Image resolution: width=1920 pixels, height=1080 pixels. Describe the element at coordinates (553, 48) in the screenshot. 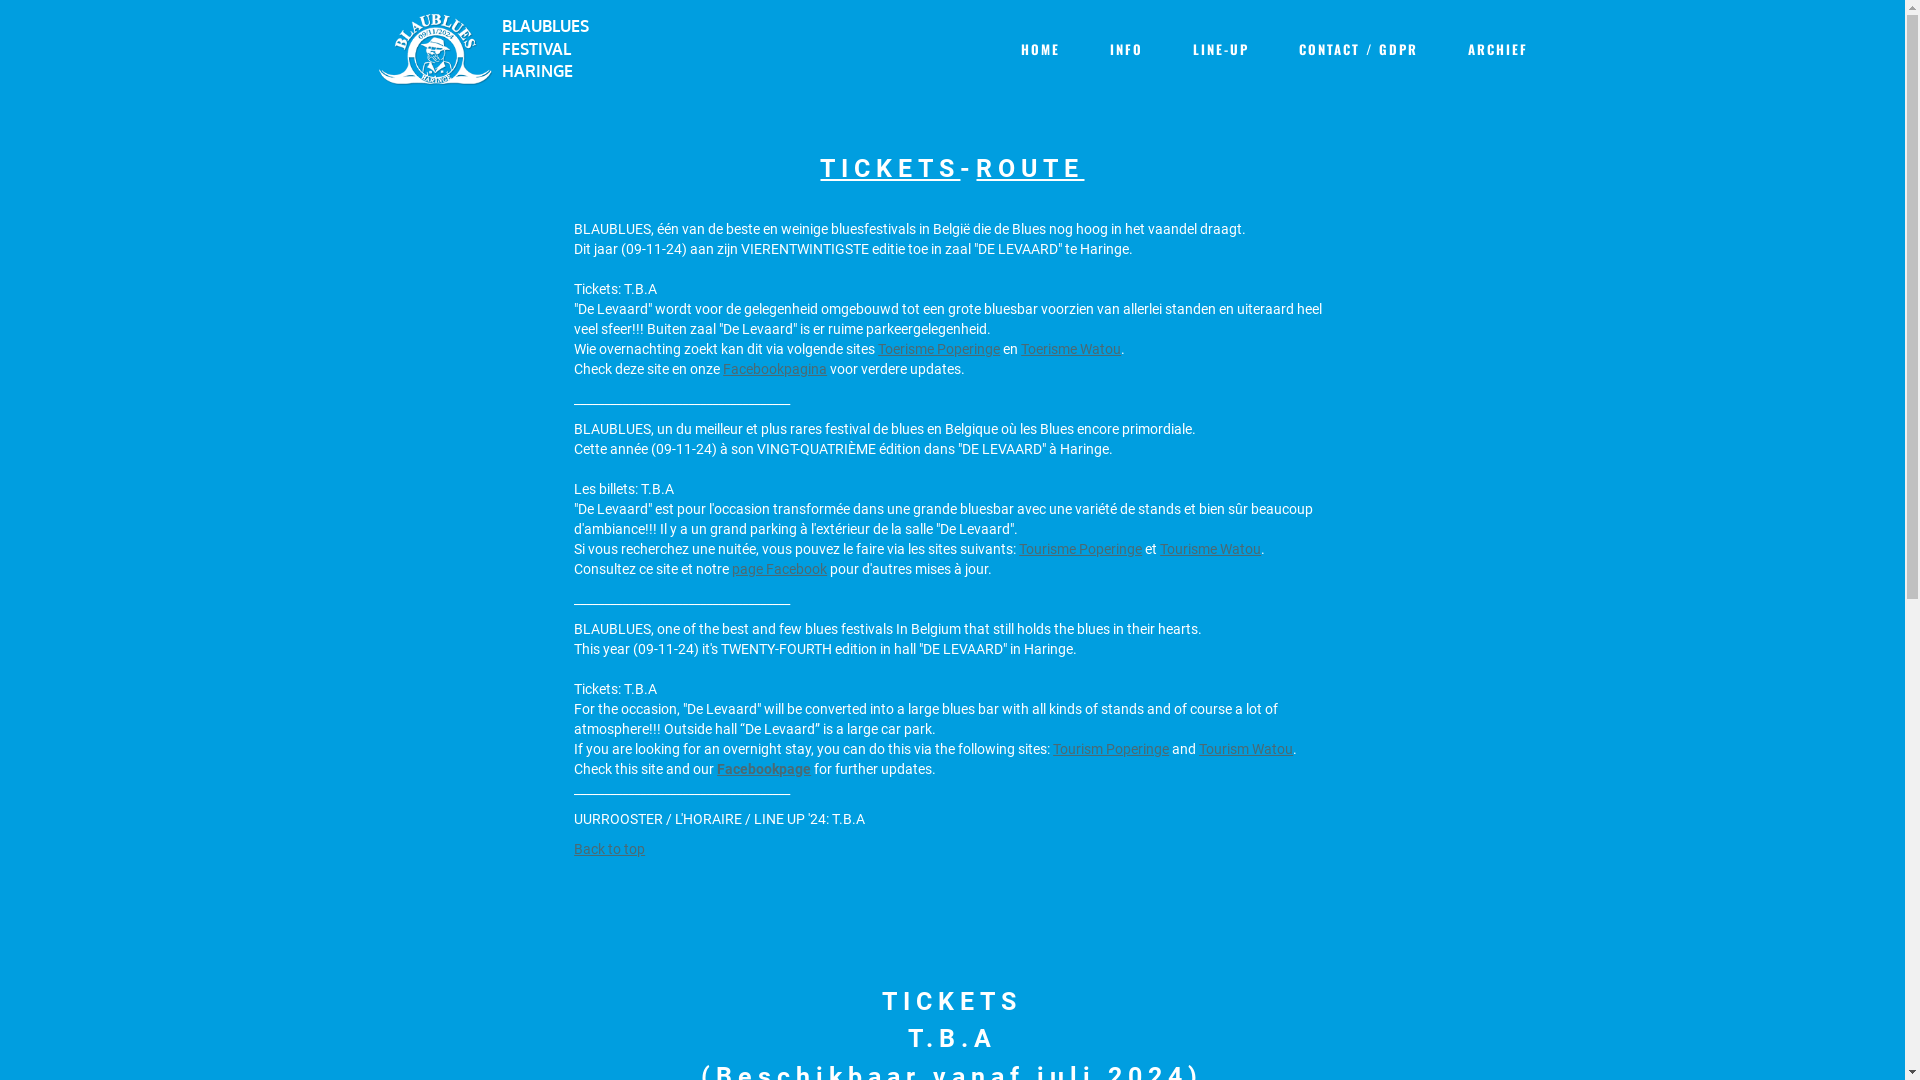

I see `'BLAUBLUES FESTIVAL HARINGE'` at that location.